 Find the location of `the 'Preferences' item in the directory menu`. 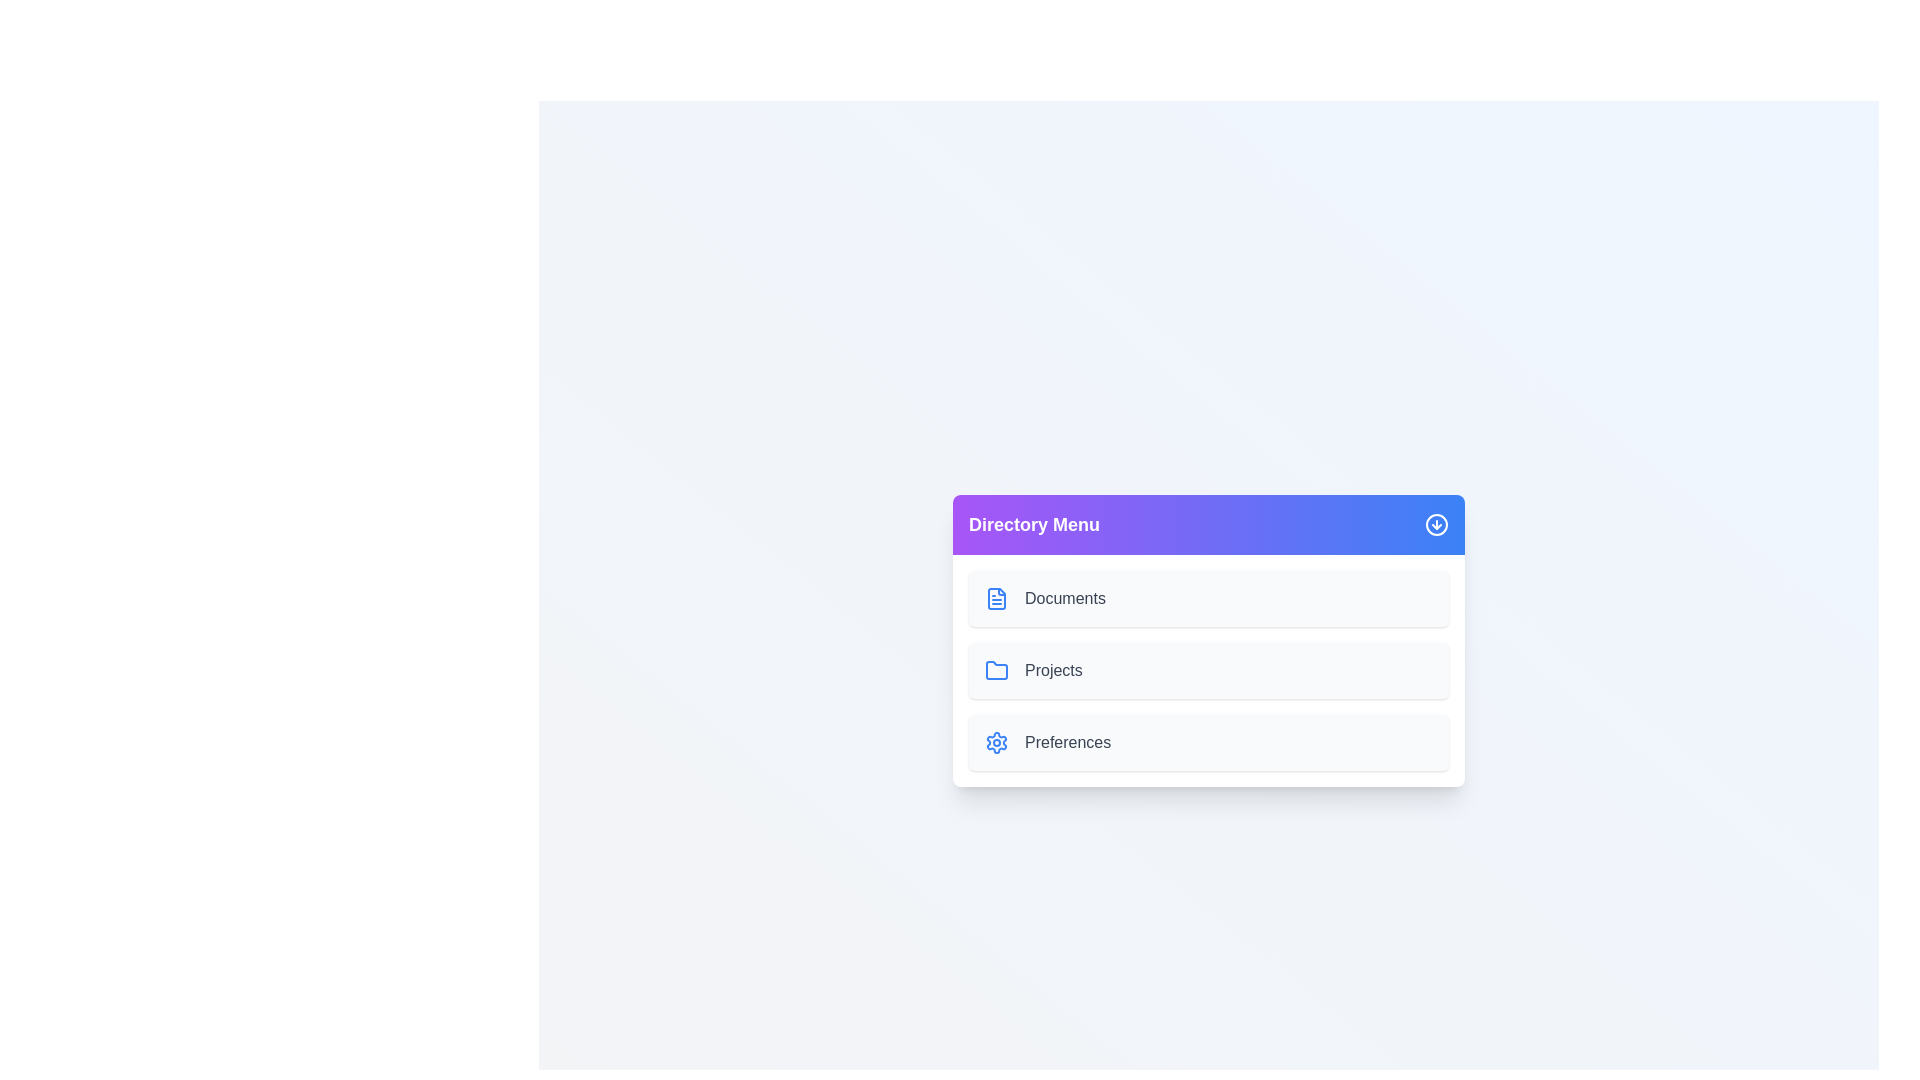

the 'Preferences' item in the directory menu is located at coordinates (1208, 743).